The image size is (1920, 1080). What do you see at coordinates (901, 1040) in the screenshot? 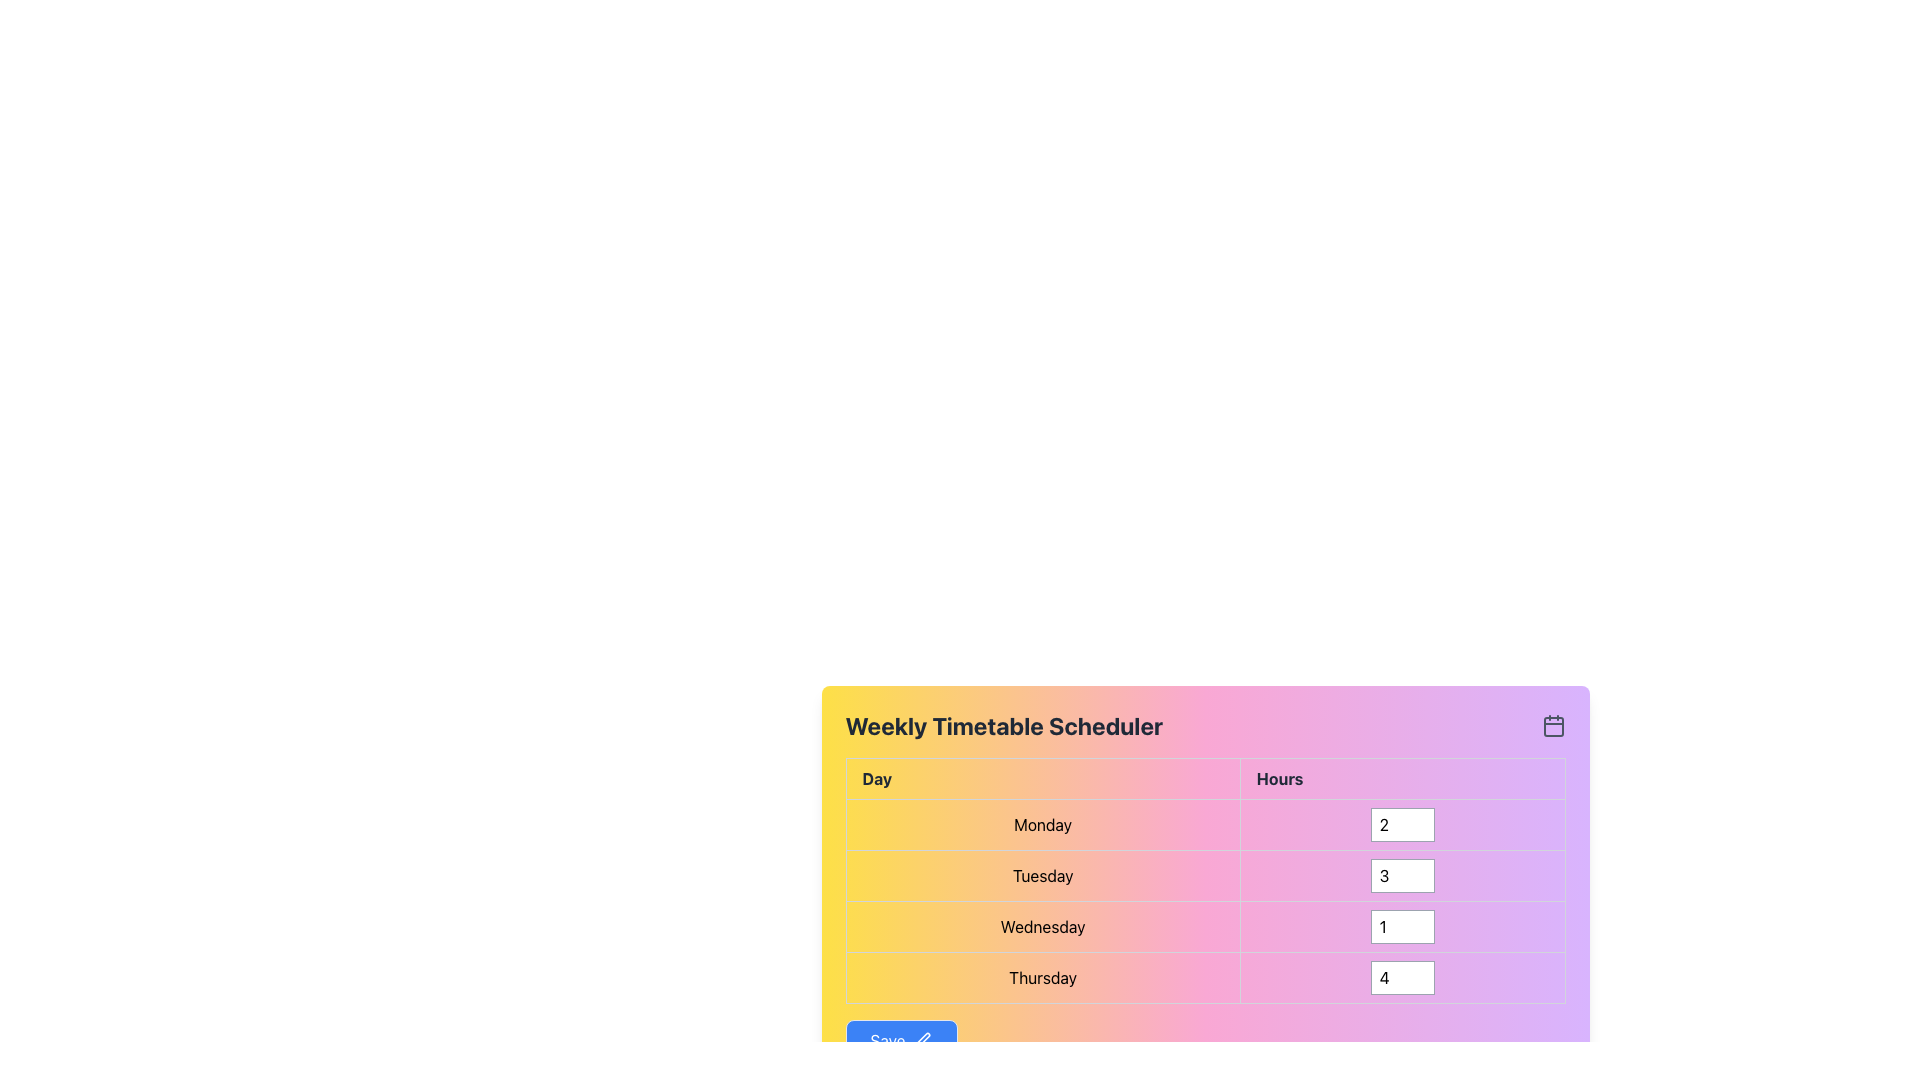
I see `the save button located at the bottom-left of the timetable scheduler` at bounding box center [901, 1040].